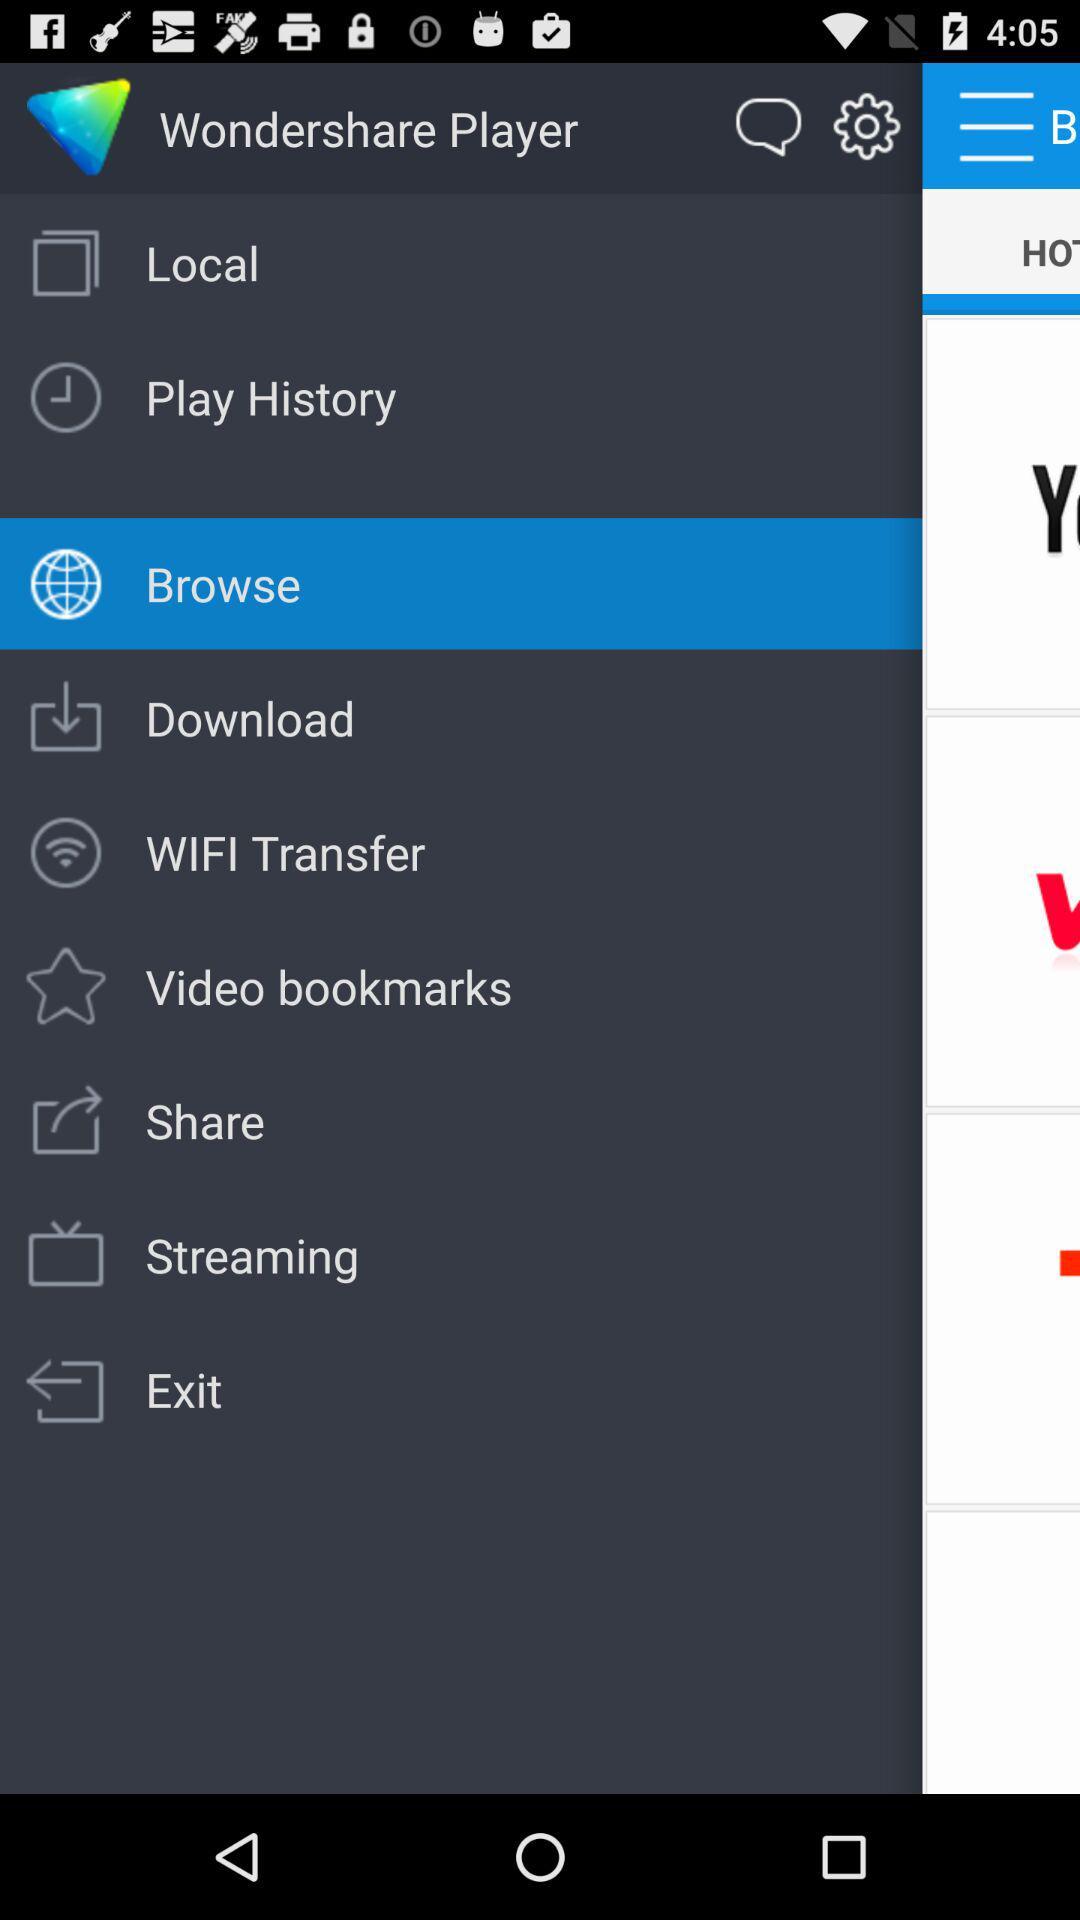 This screenshot has width=1080, height=1920. Describe the element at coordinates (1001, 910) in the screenshot. I see `the icon to the right of the download item` at that location.